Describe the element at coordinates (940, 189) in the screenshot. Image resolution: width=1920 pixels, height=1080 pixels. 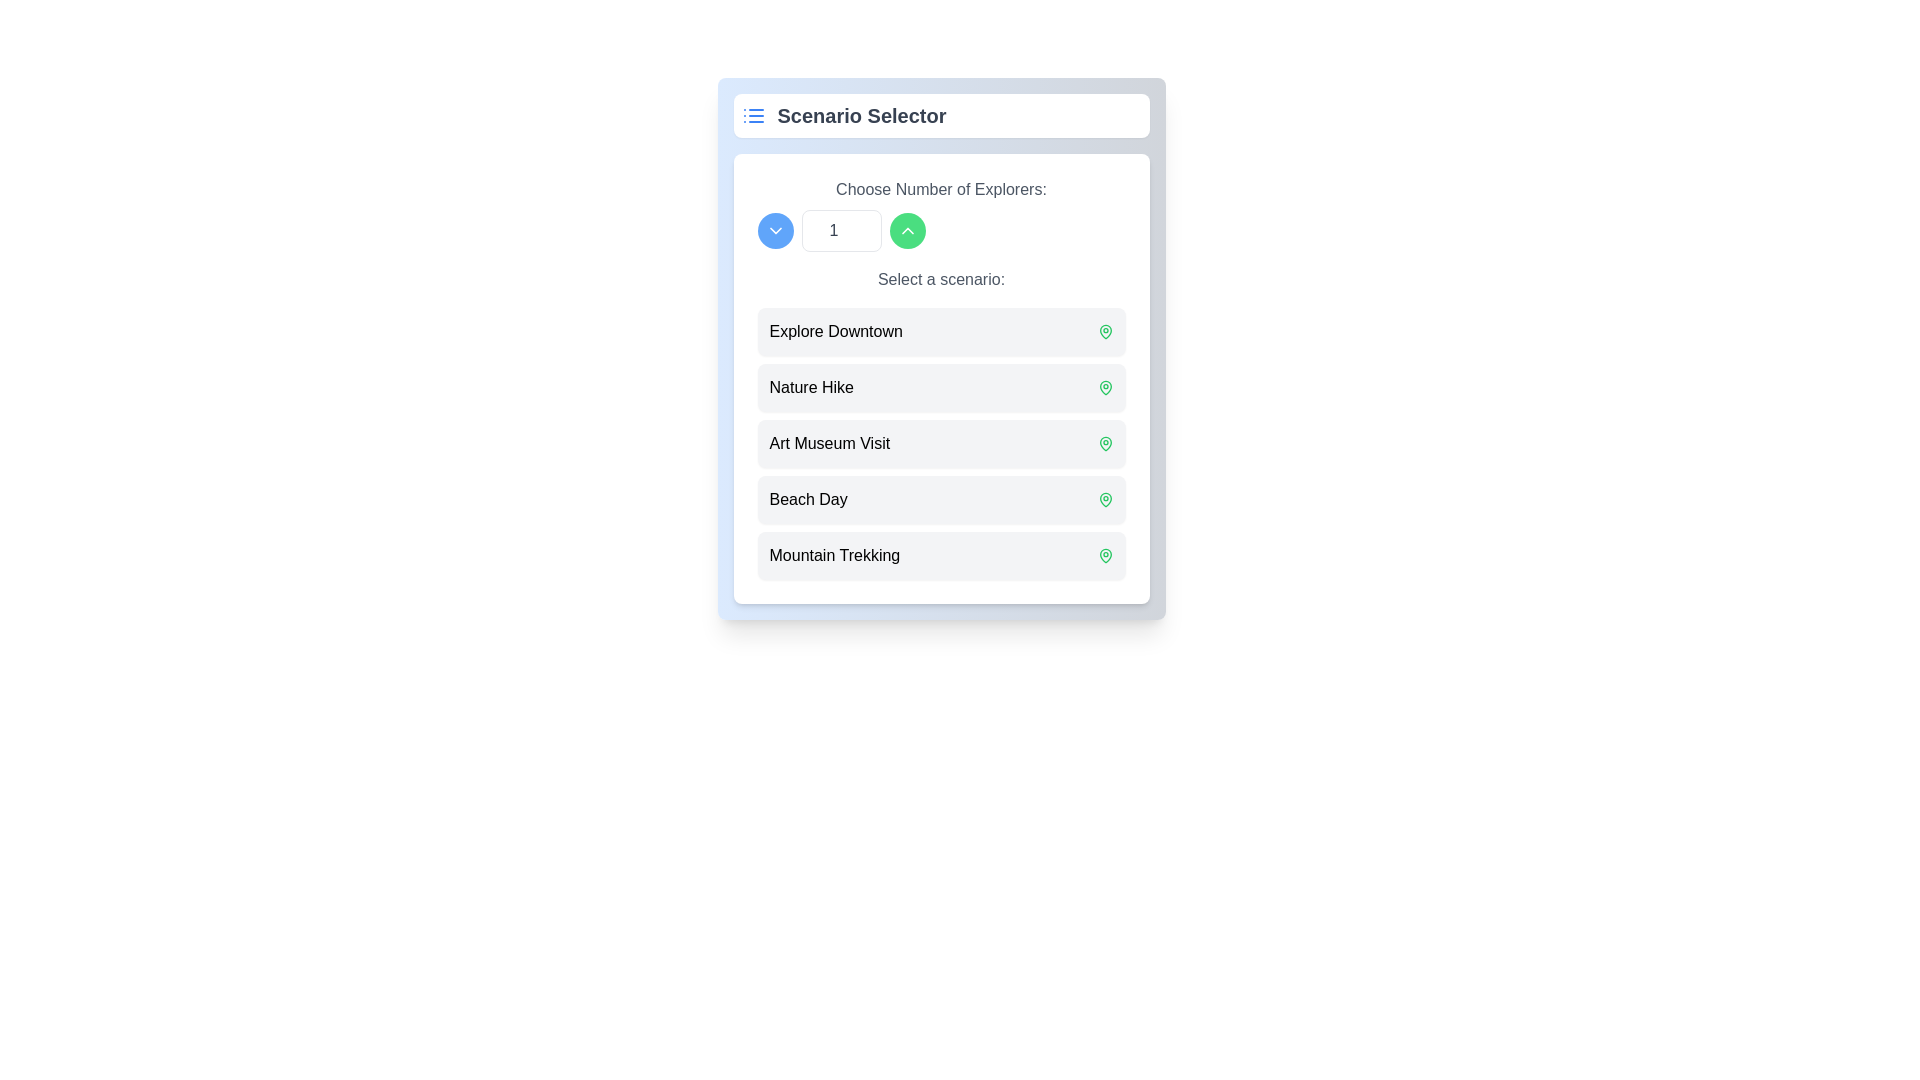
I see `the centrally aligned text label that provides instructions for the user interface controls for selecting the number of explorers, located at the top of the content area` at that location.